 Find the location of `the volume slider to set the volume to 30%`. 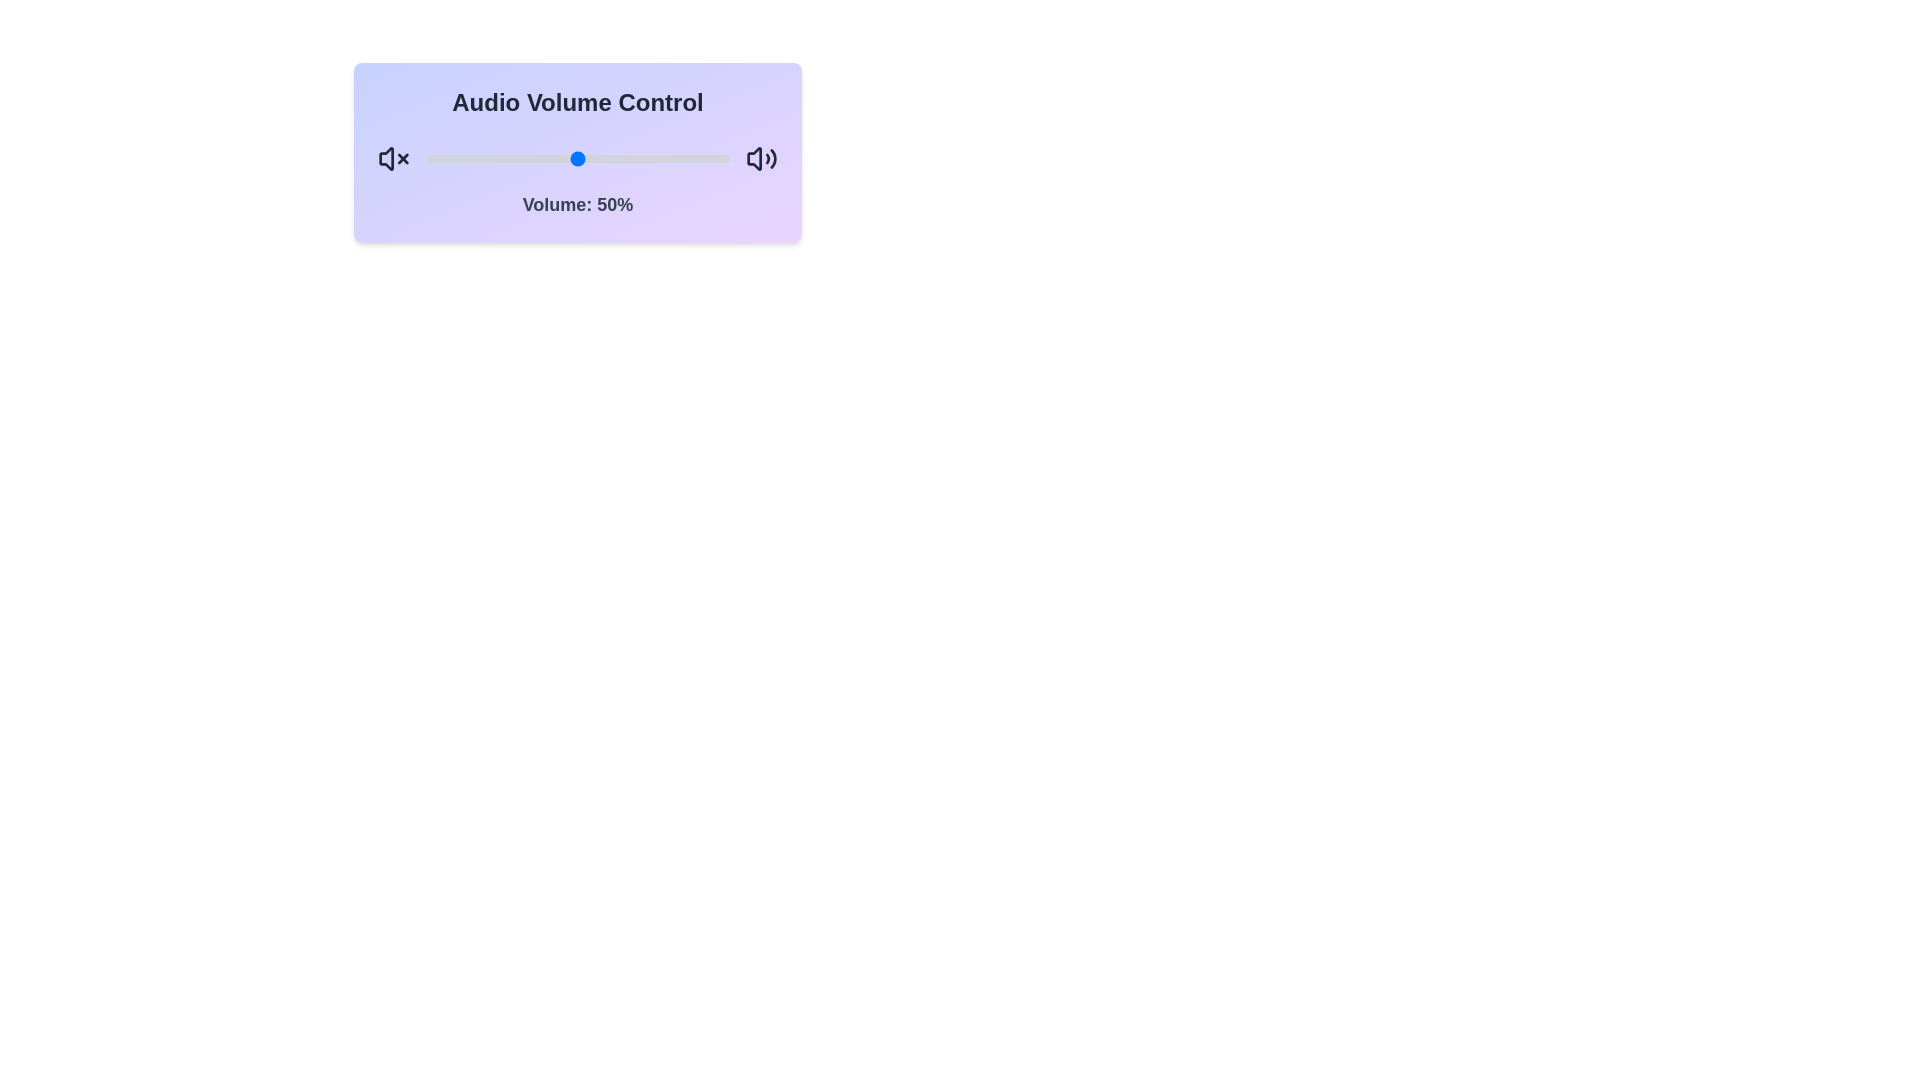

the volume slider to set the volume to 30% is located at coordinates (517, 157).